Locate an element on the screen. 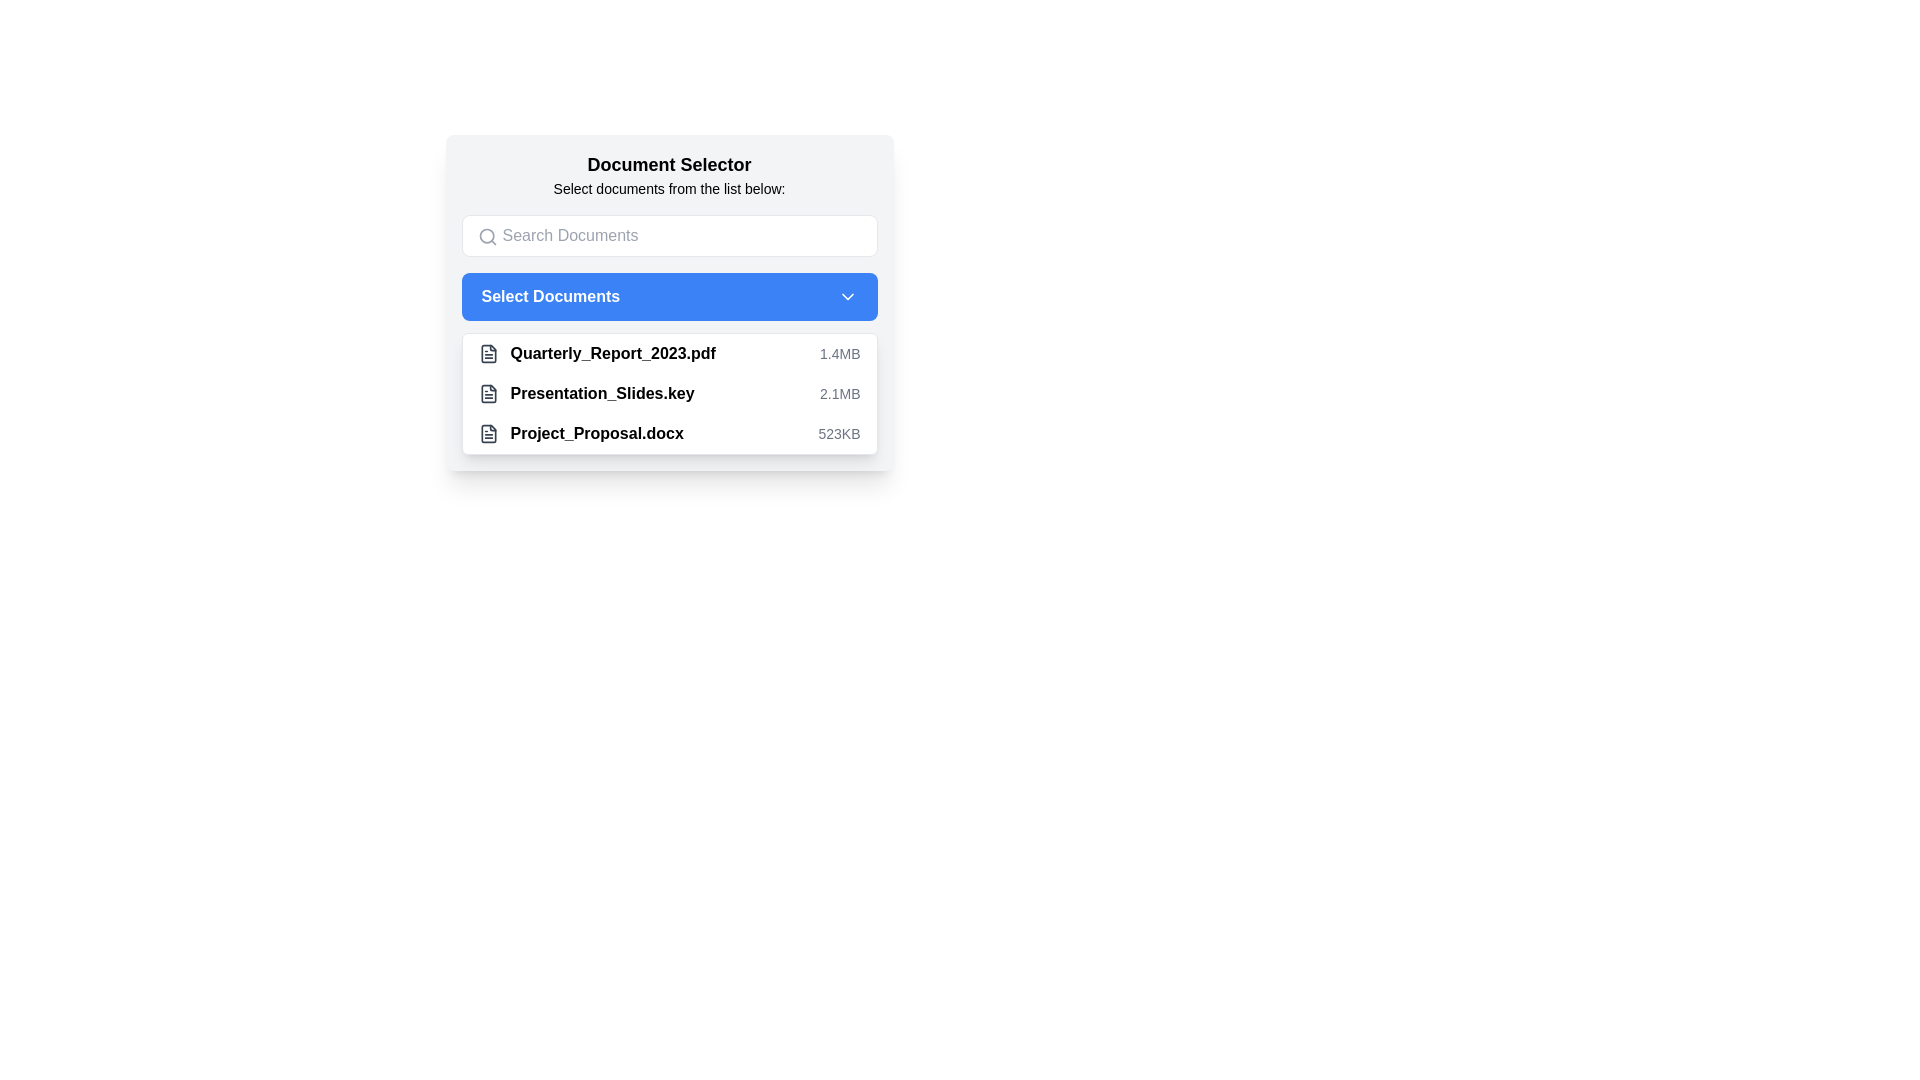 The height and width of the screenshot is (1080, 1920). the text label displaying the file name of the document, which is the third entry in the file list is located at coordinates (596, 433).